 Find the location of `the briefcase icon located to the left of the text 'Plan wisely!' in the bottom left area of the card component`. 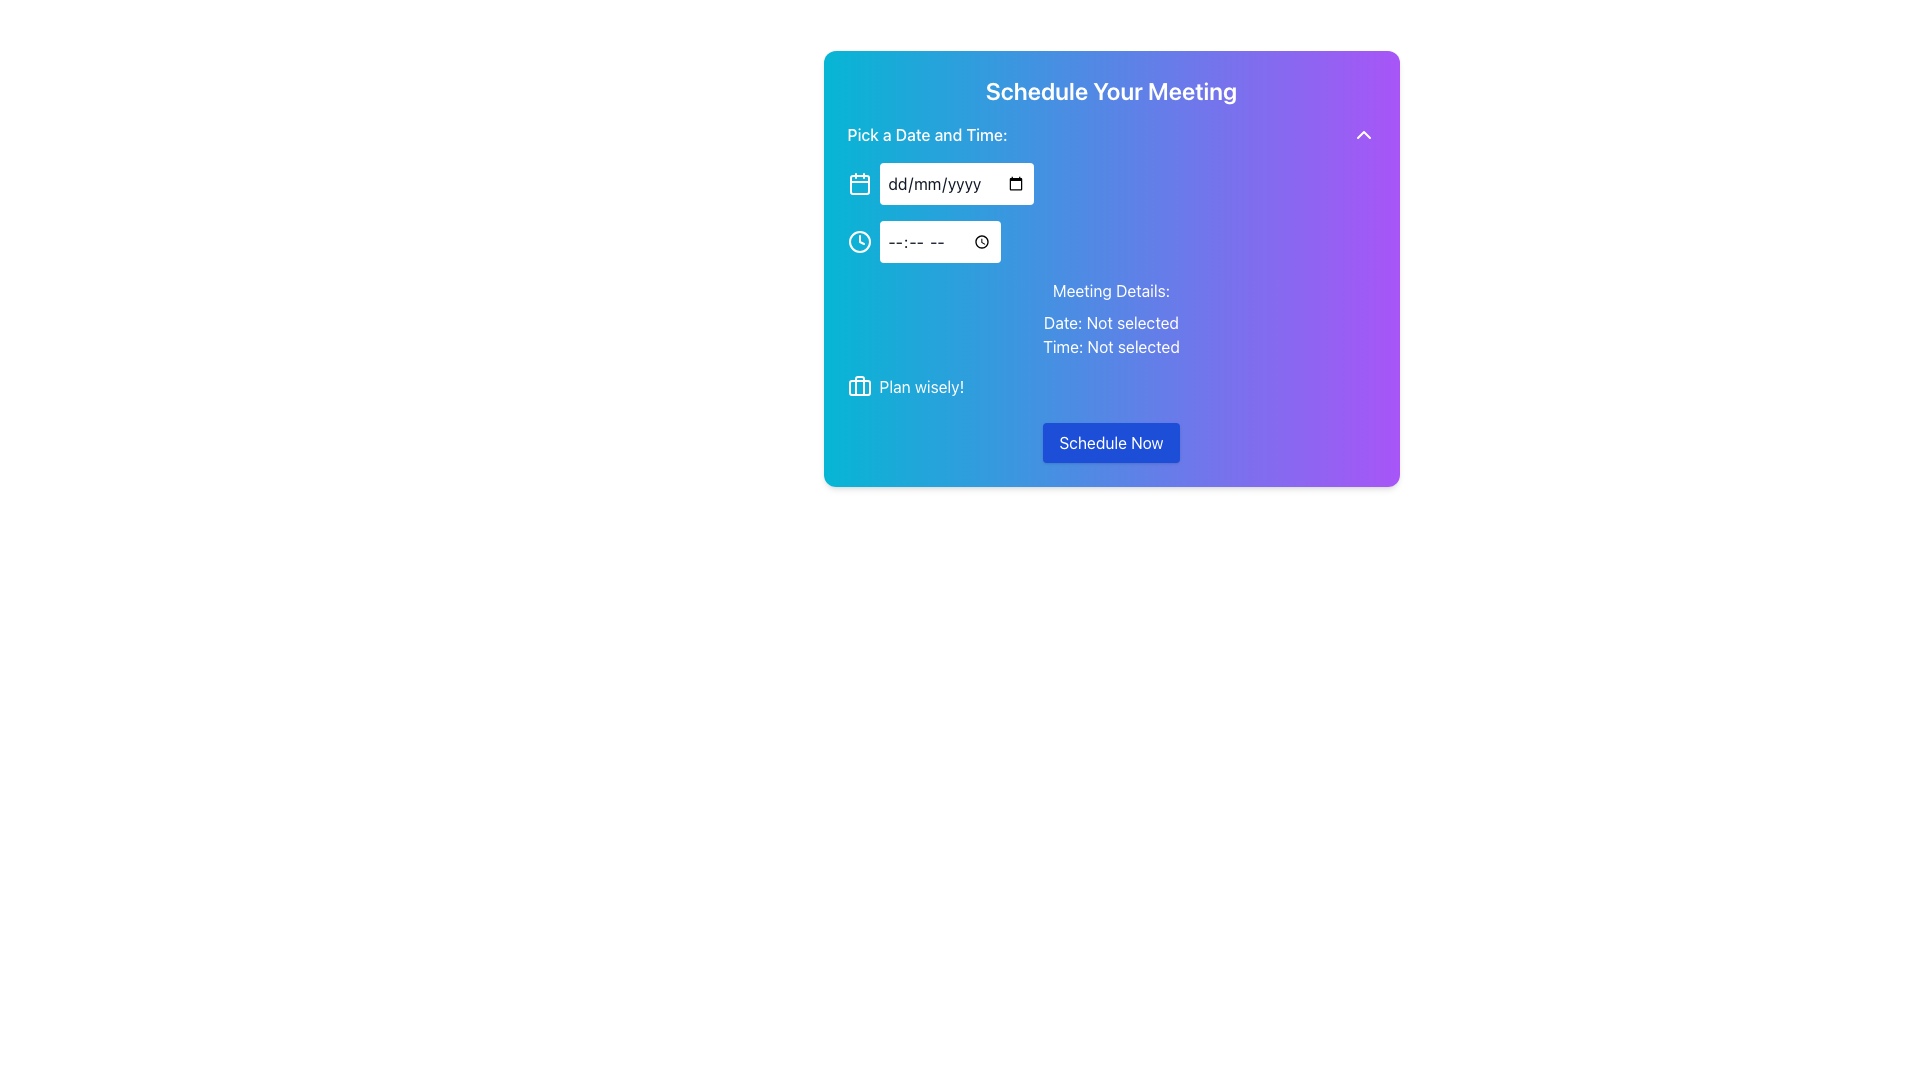

the briefcase icon located to the left of the text 'Plan wisely!' in the bottom left area of the card component is located at coordinates (859, 386).